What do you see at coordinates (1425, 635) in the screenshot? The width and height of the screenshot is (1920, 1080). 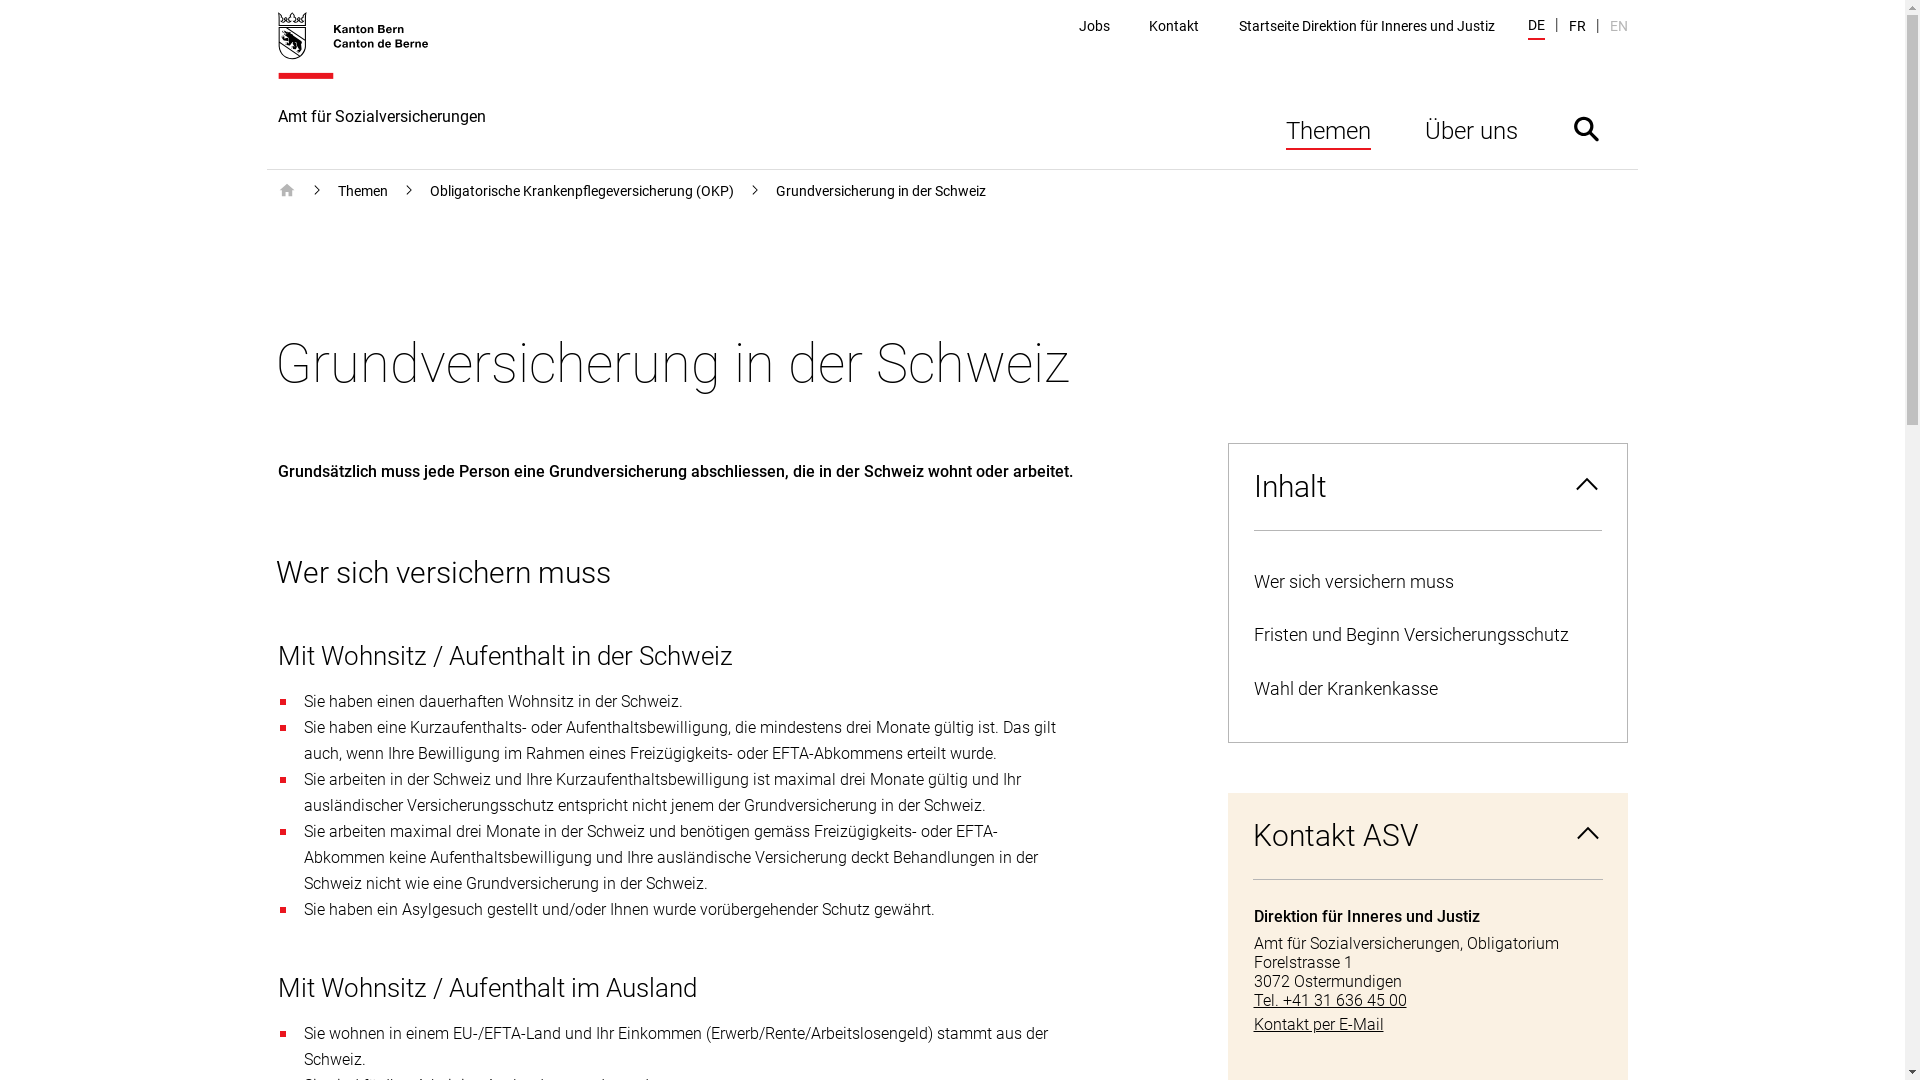 I see `'Fristen und Beginn Versicherungsschutz'` at bounding box center [1425, 635].